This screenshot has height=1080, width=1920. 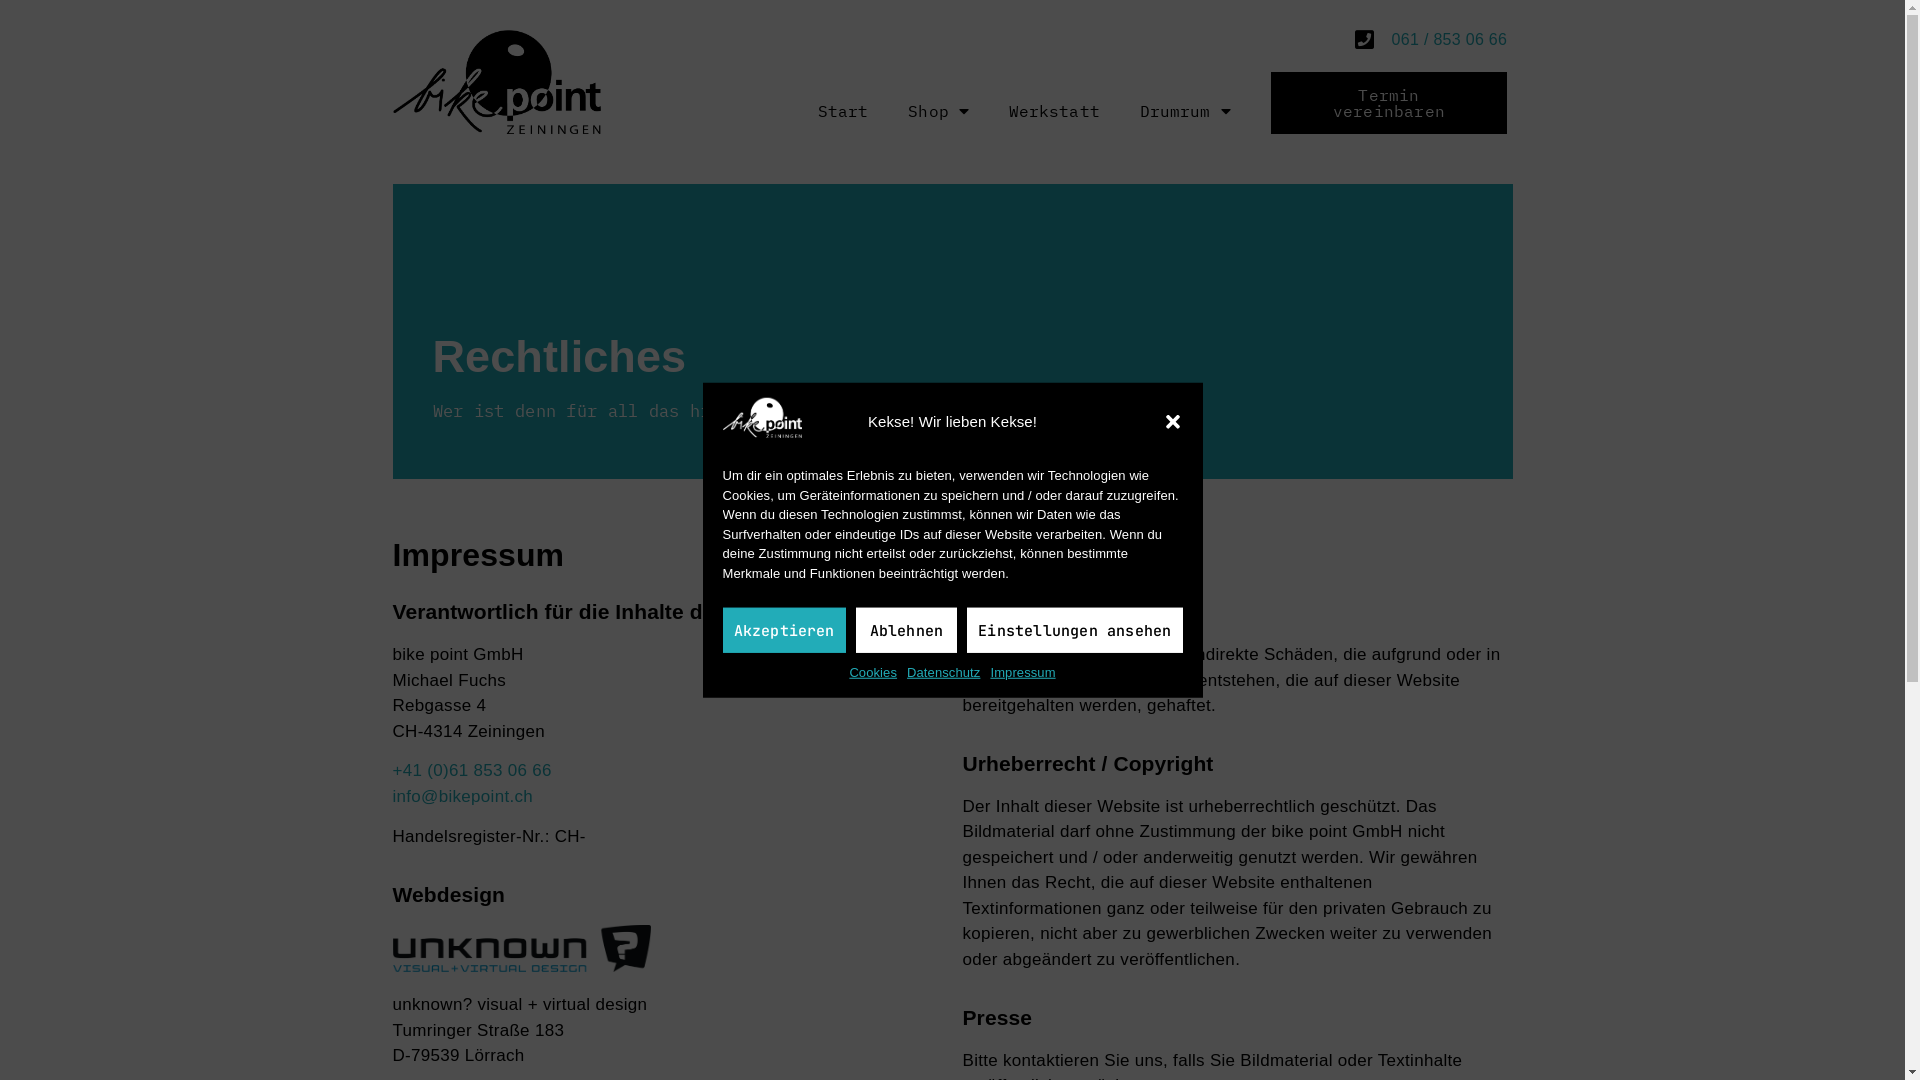 What do you see at coordinates (392, 769) in the screenshot?
I see `'+41 (0)61 853 06 66'` at bounding box center [392, 769].